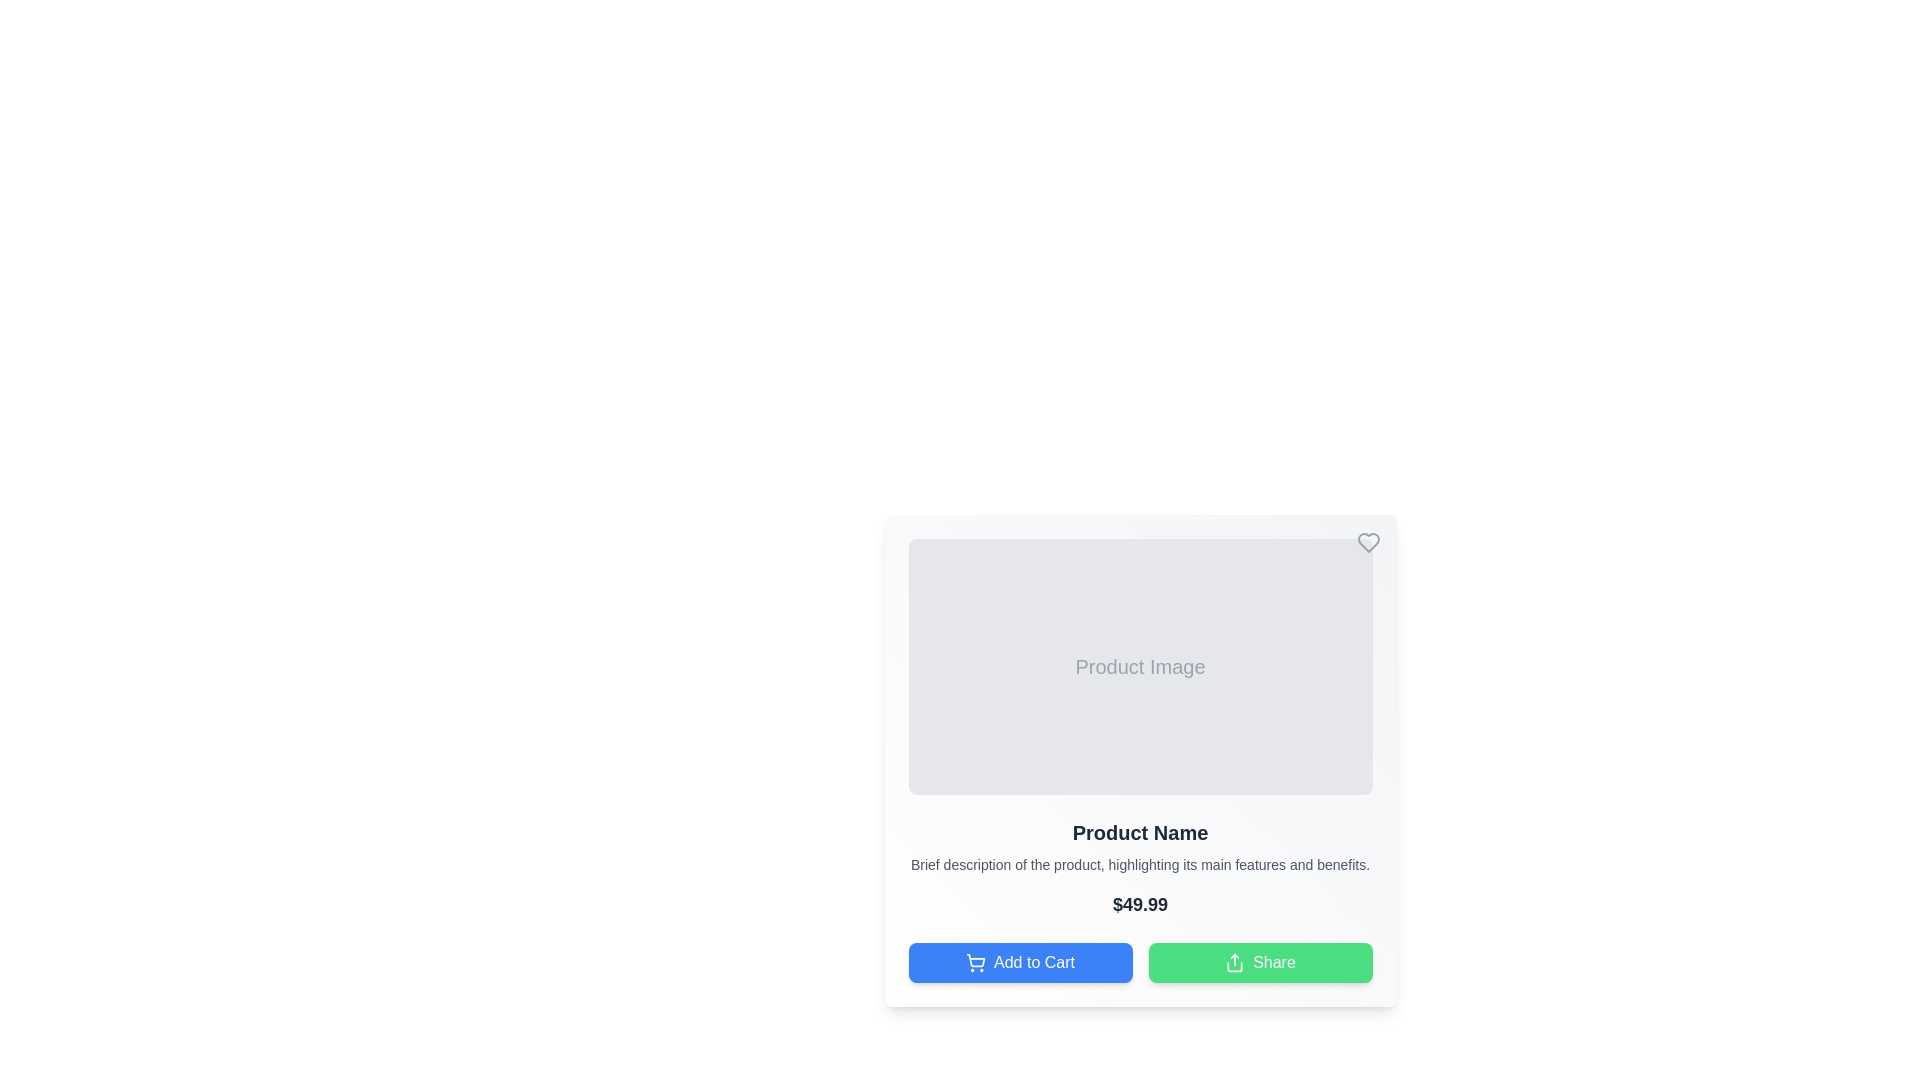 Image resolution: width=1920 pixels, height=1080 pixels. I want to click on the Text Display element that shows the product price, located below the product description and above the action buttons, so click(1140, 905).